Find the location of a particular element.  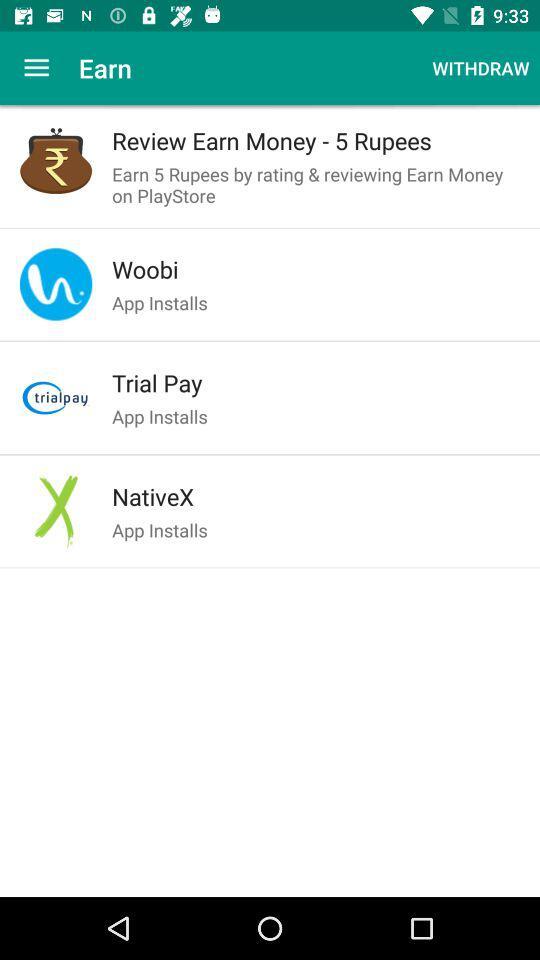

the nativex is located at coordinates (316, 495).